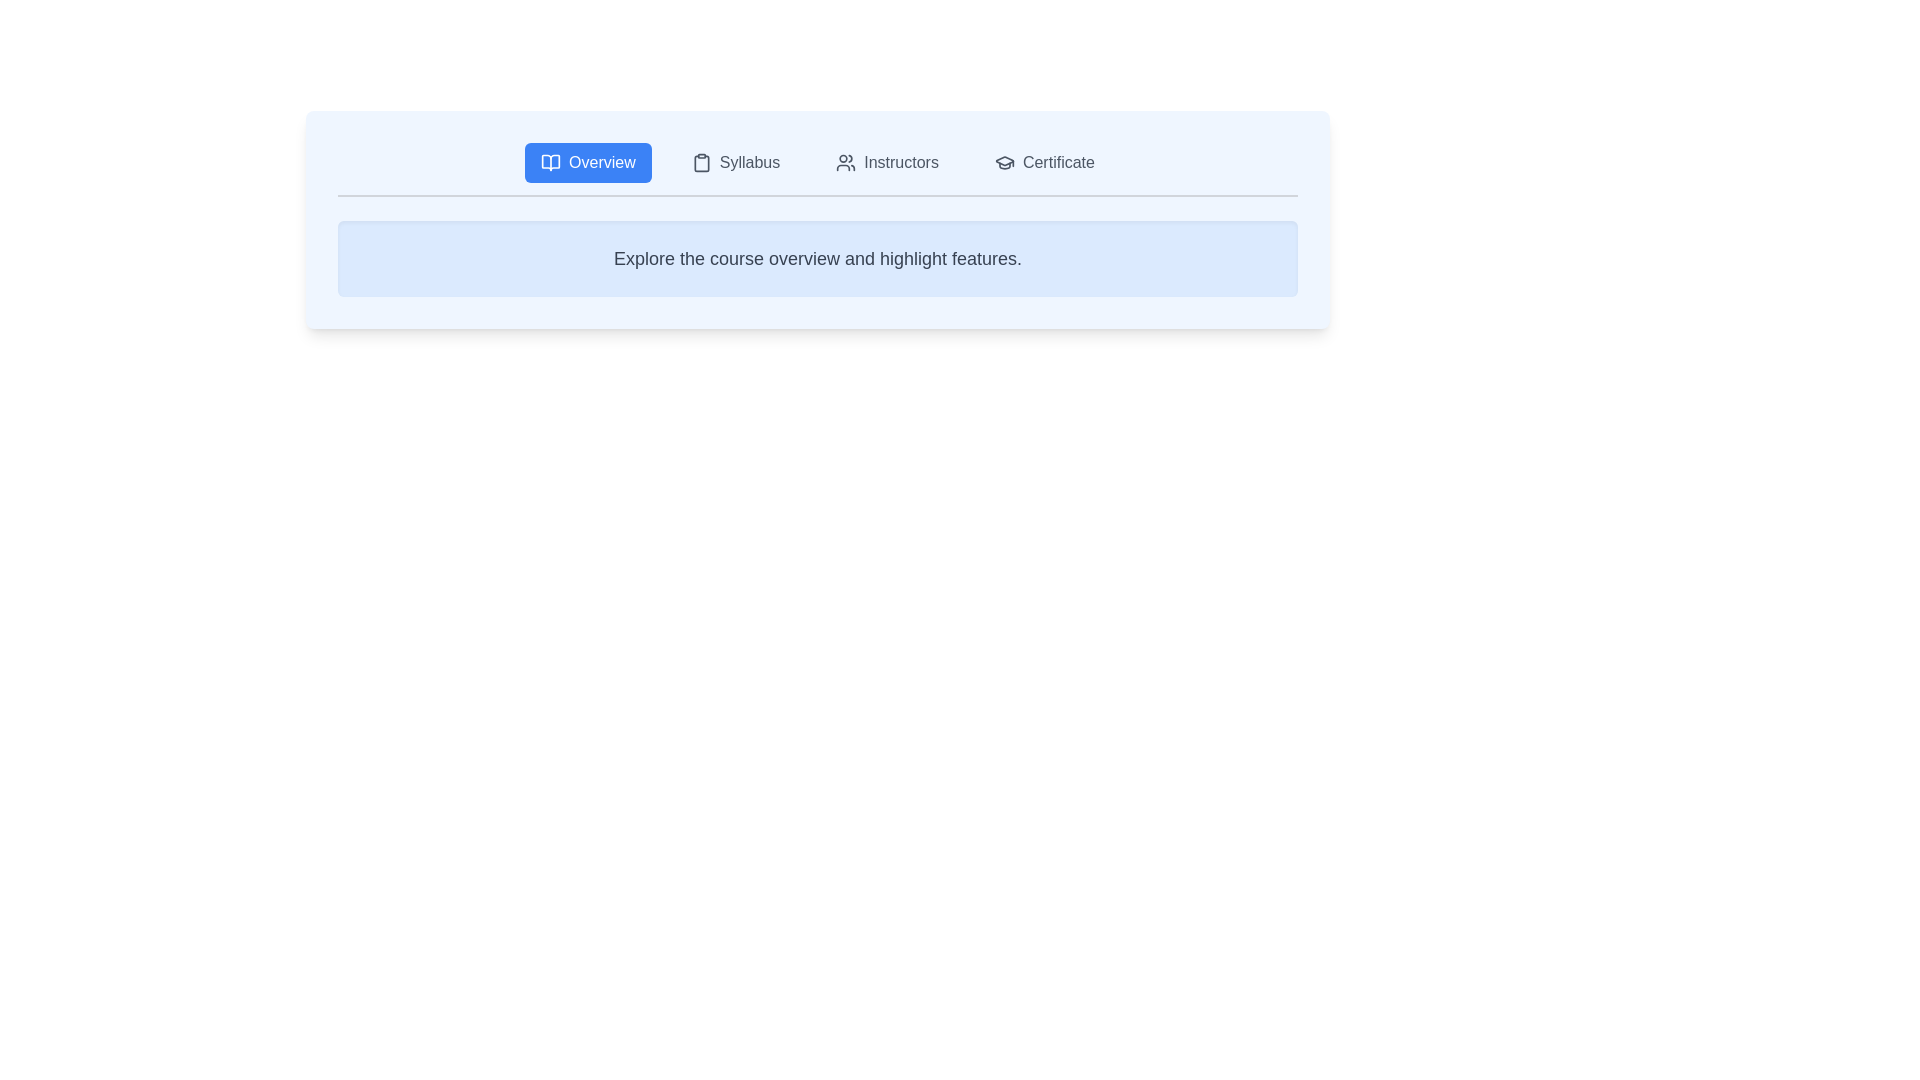 The height and width of the screenshot is (1080, 1920). What do you see at coordinates (587, 161) in the screenshot?
I see `the Overview tab` at bounding box center [587, 161].